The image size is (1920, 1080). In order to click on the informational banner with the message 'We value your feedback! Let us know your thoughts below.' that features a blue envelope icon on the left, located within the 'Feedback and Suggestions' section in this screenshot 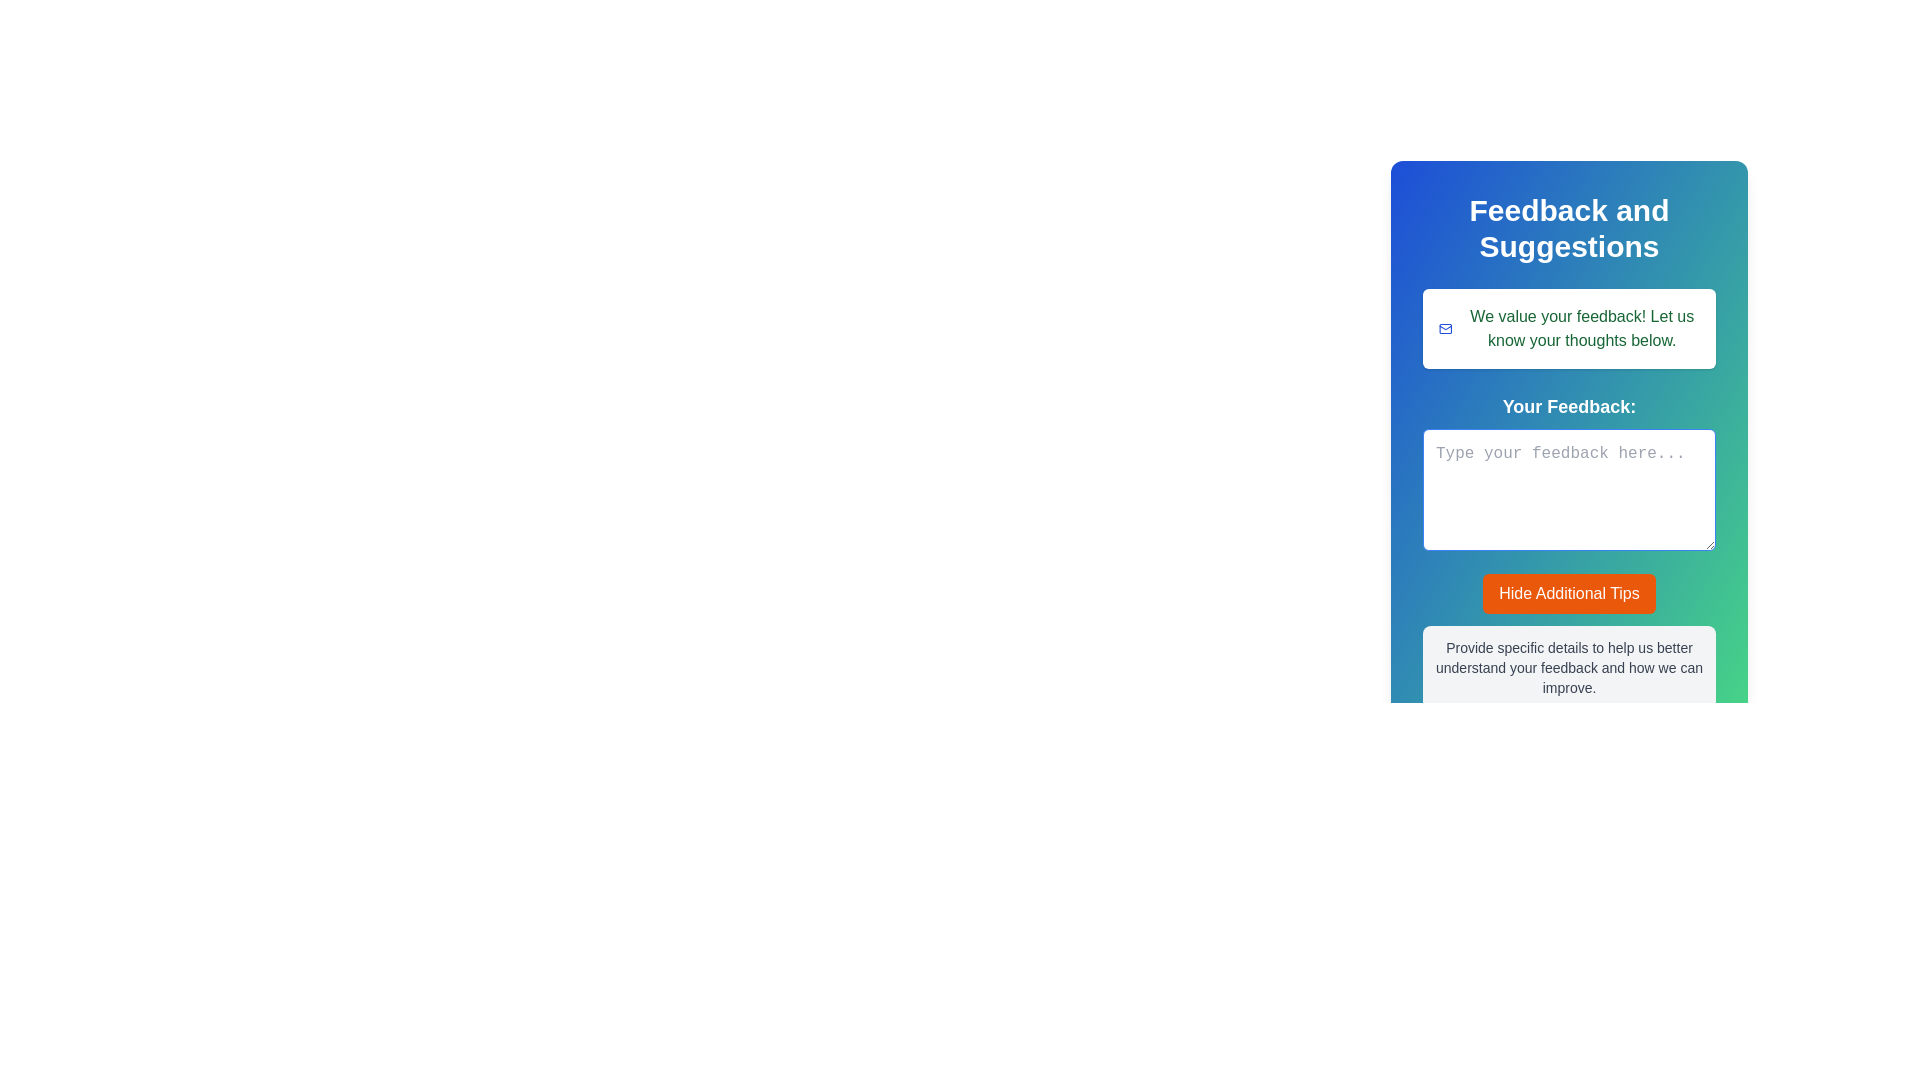, I will do `click(1568, 327)`.